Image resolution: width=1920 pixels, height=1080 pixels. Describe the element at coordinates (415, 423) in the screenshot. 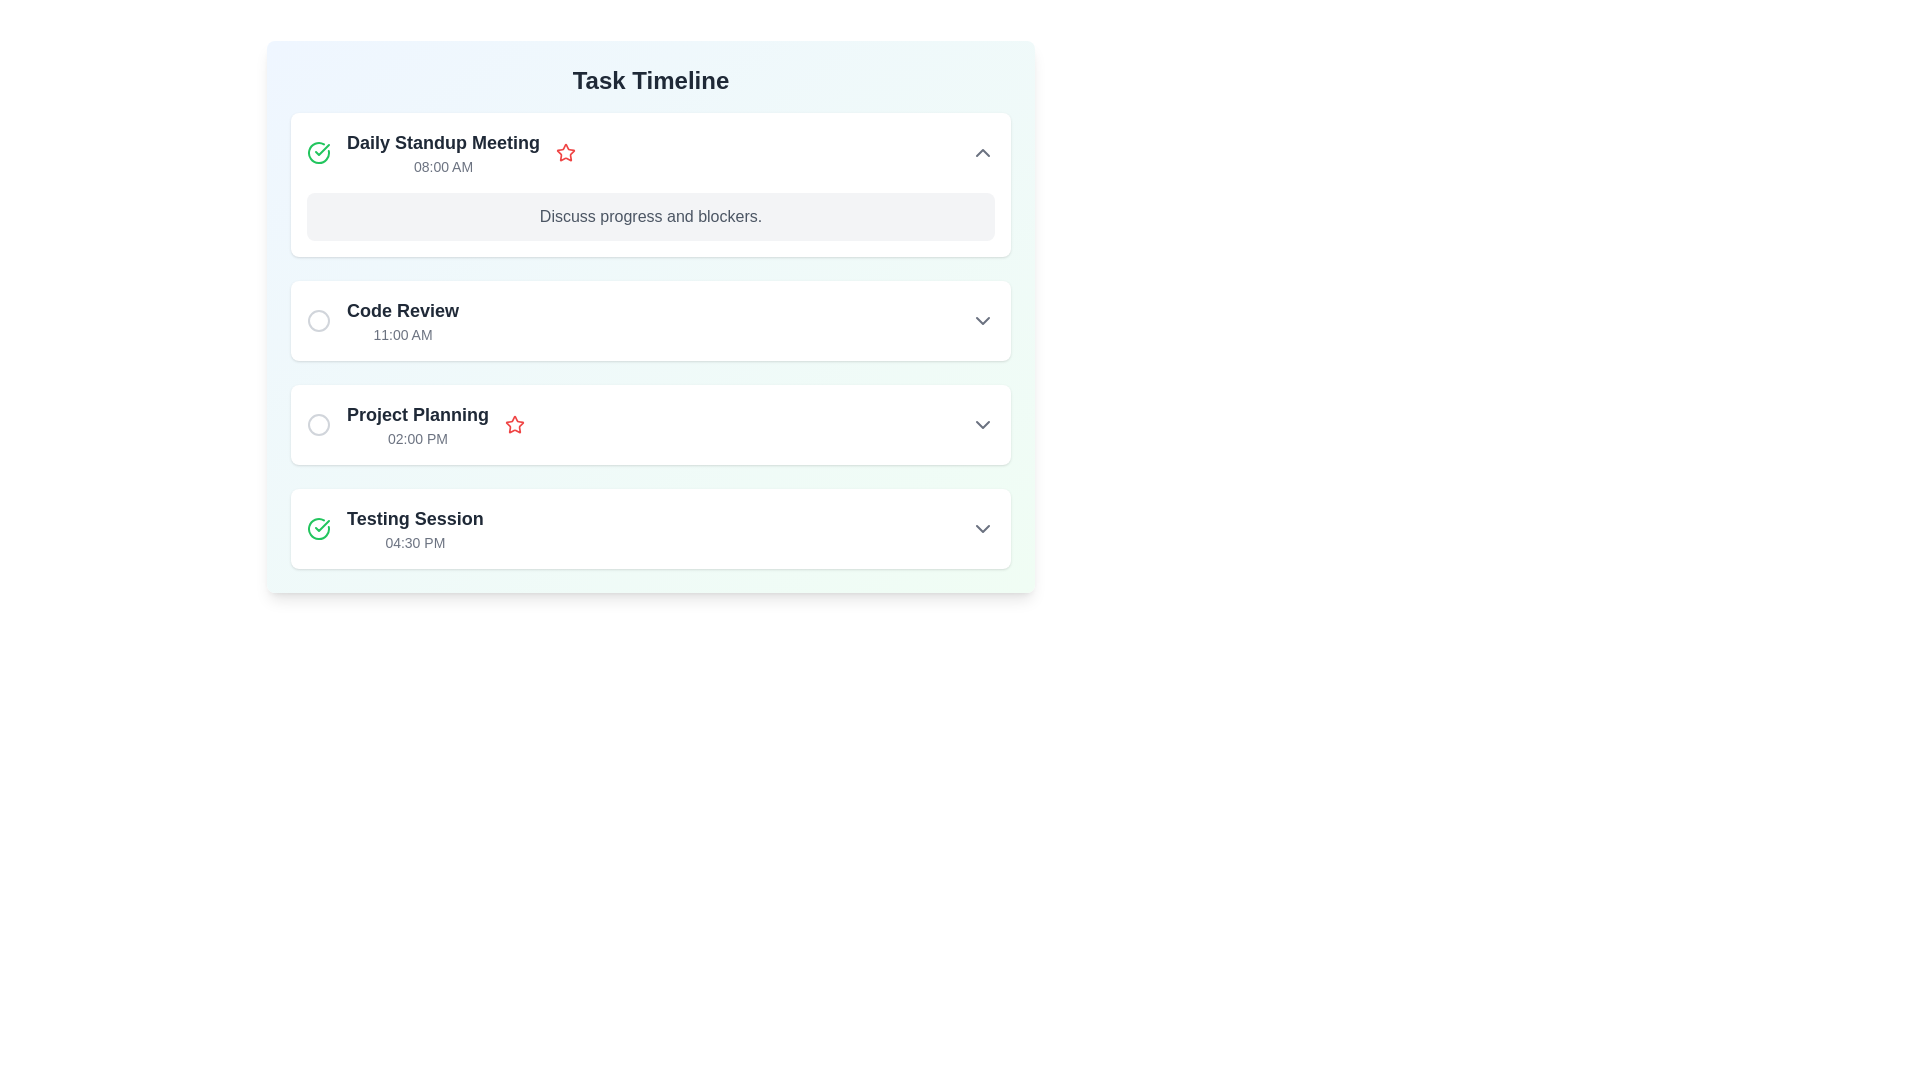

I see `the textual label group containing 'Project Planning' and '02:00 PM' located in the third entry of the 'Task Timeline' list` at that location.